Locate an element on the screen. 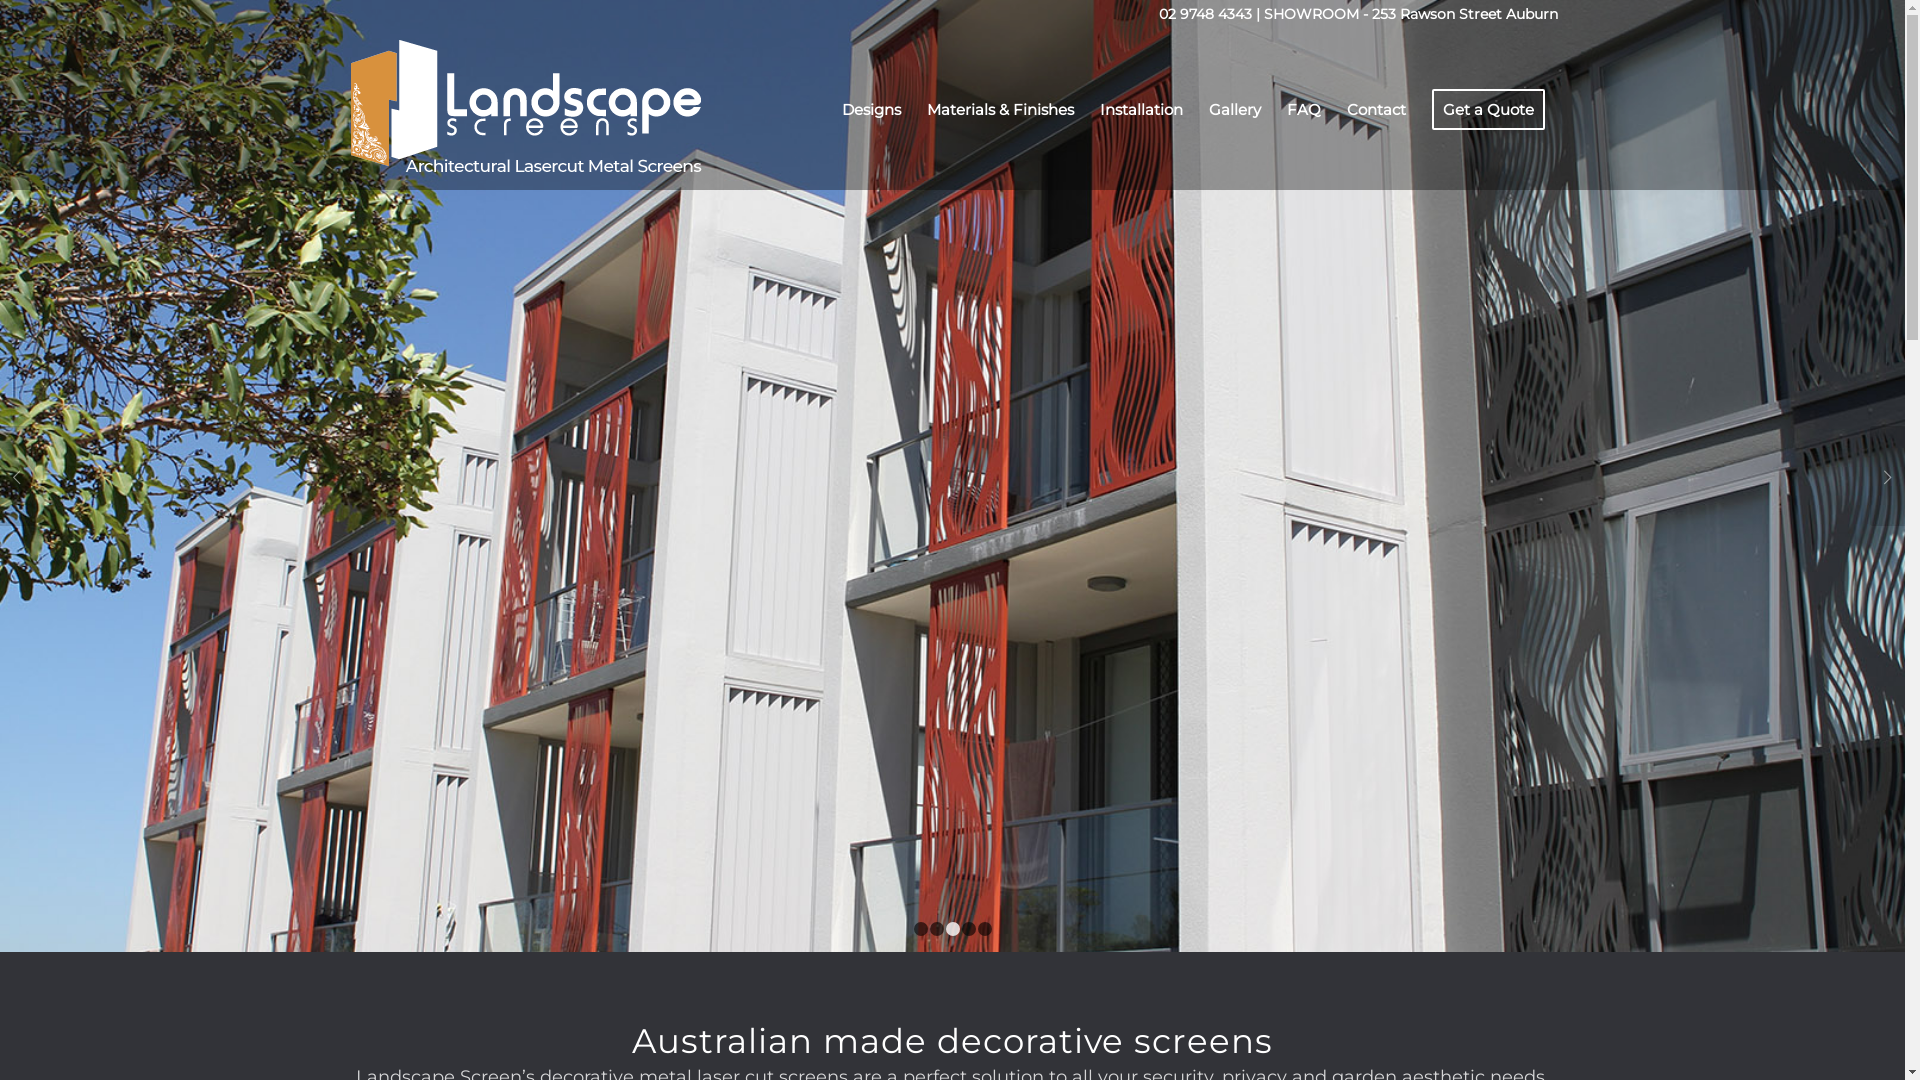  '2' is located at coordinates (935, 929).